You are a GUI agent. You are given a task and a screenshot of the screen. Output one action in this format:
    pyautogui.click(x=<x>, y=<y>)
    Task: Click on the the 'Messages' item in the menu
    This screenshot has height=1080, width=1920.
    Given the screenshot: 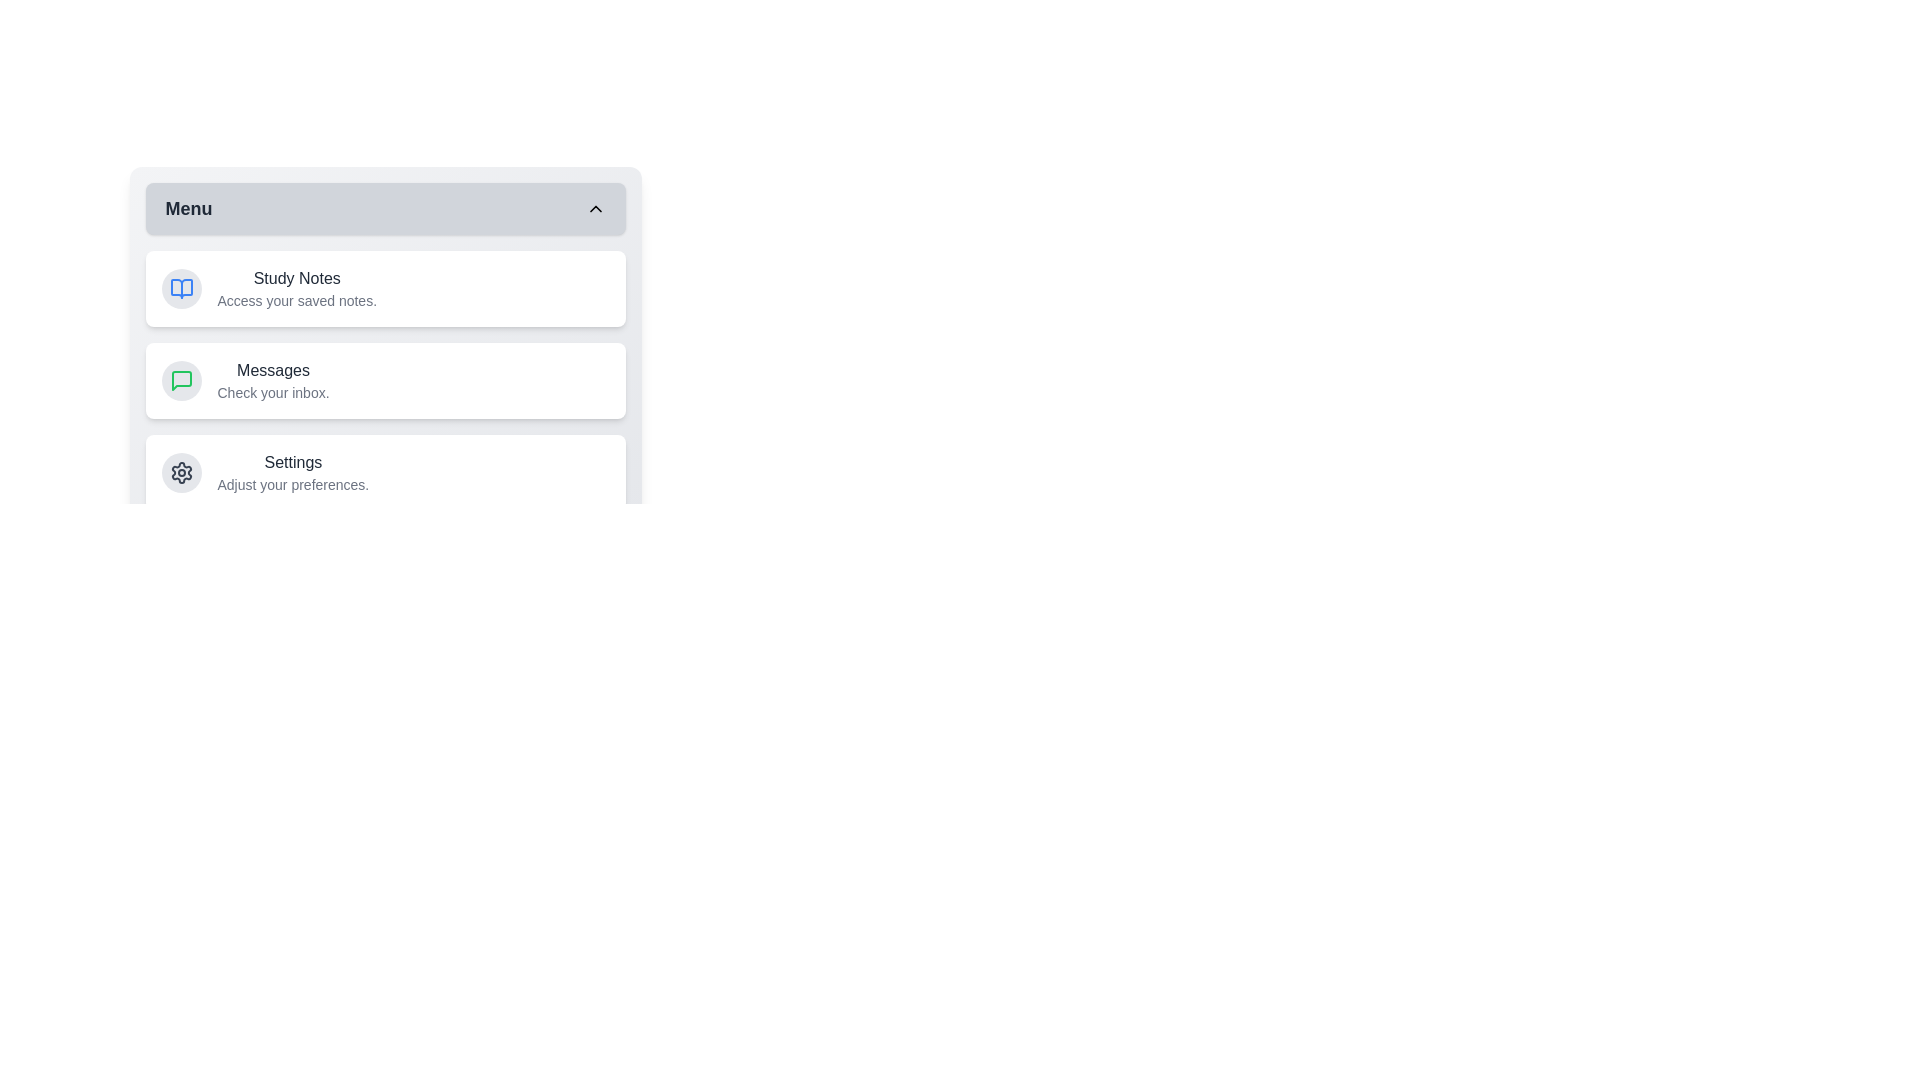 What is the action you would take?
    pyautogui.click(x=385, y=381)
    